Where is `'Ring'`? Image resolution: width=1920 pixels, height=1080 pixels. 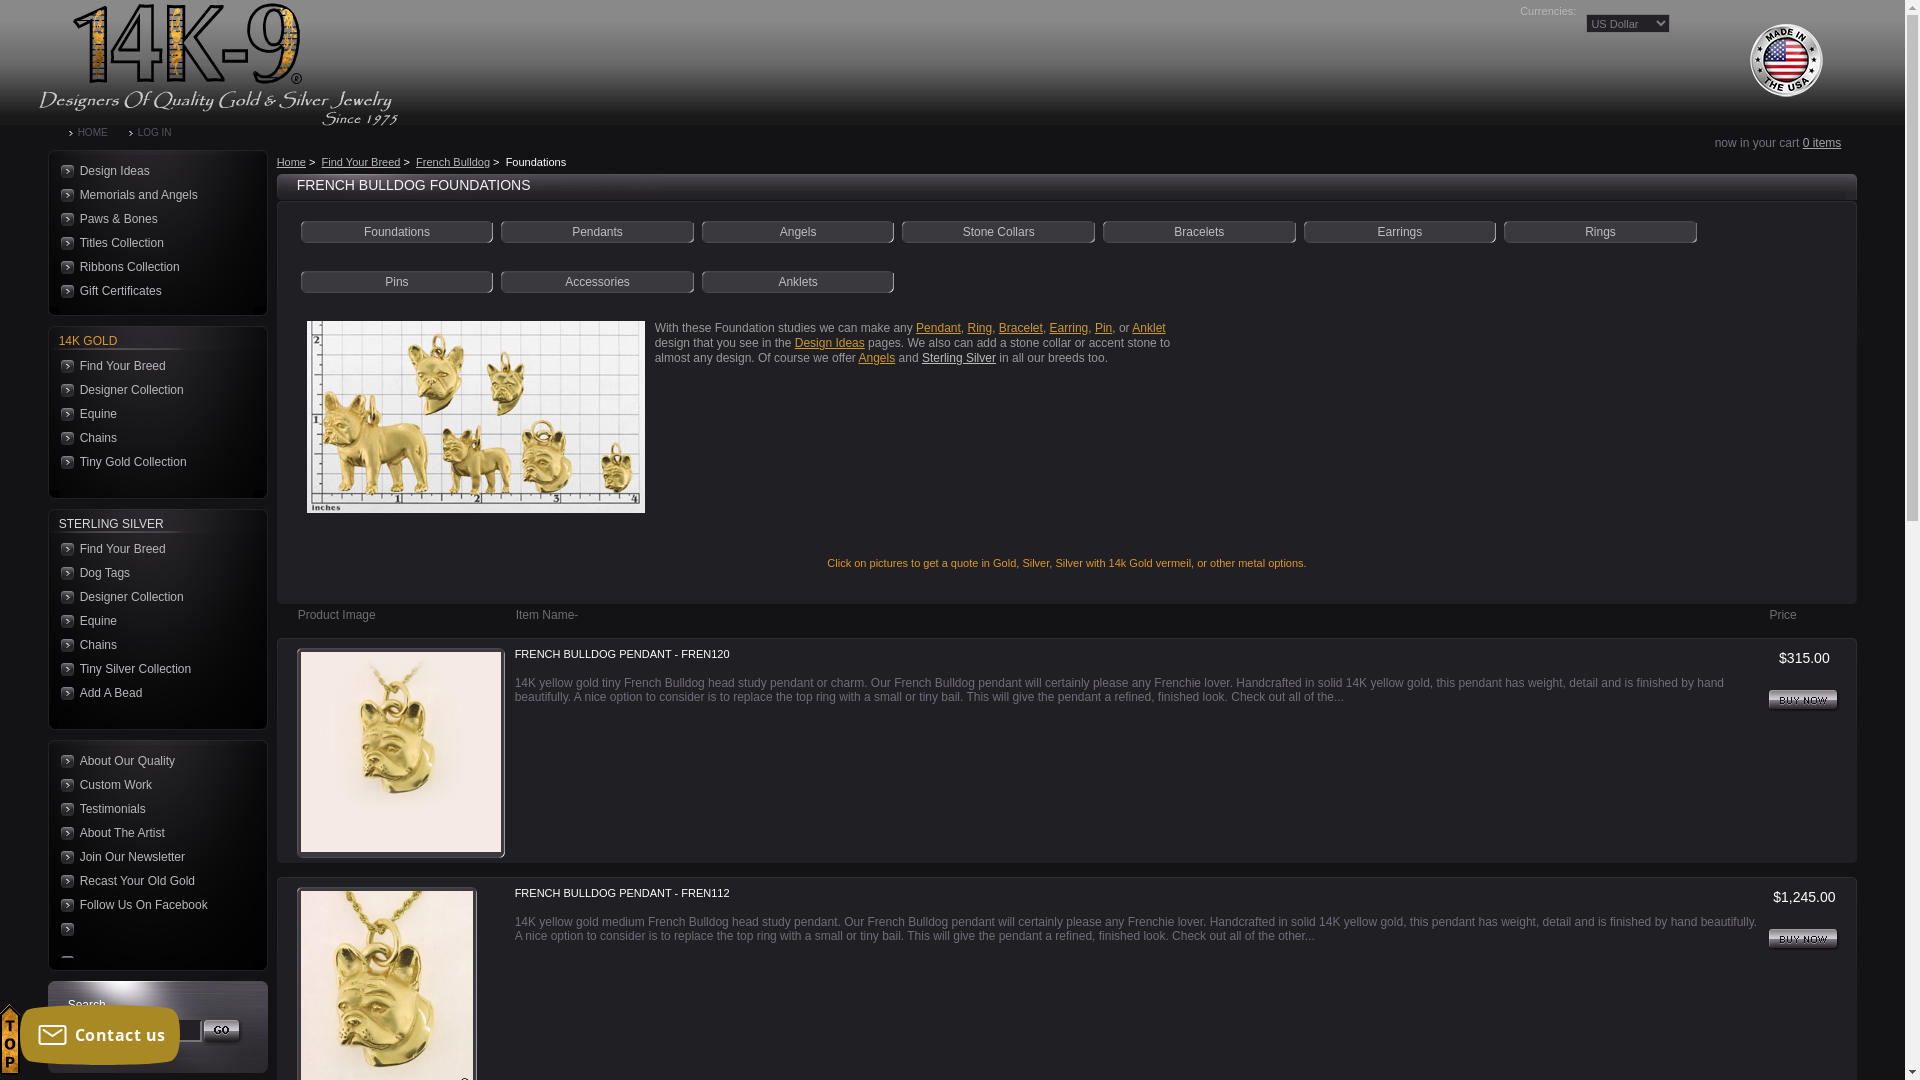
'Ring' is located at coordinates (980, 326).